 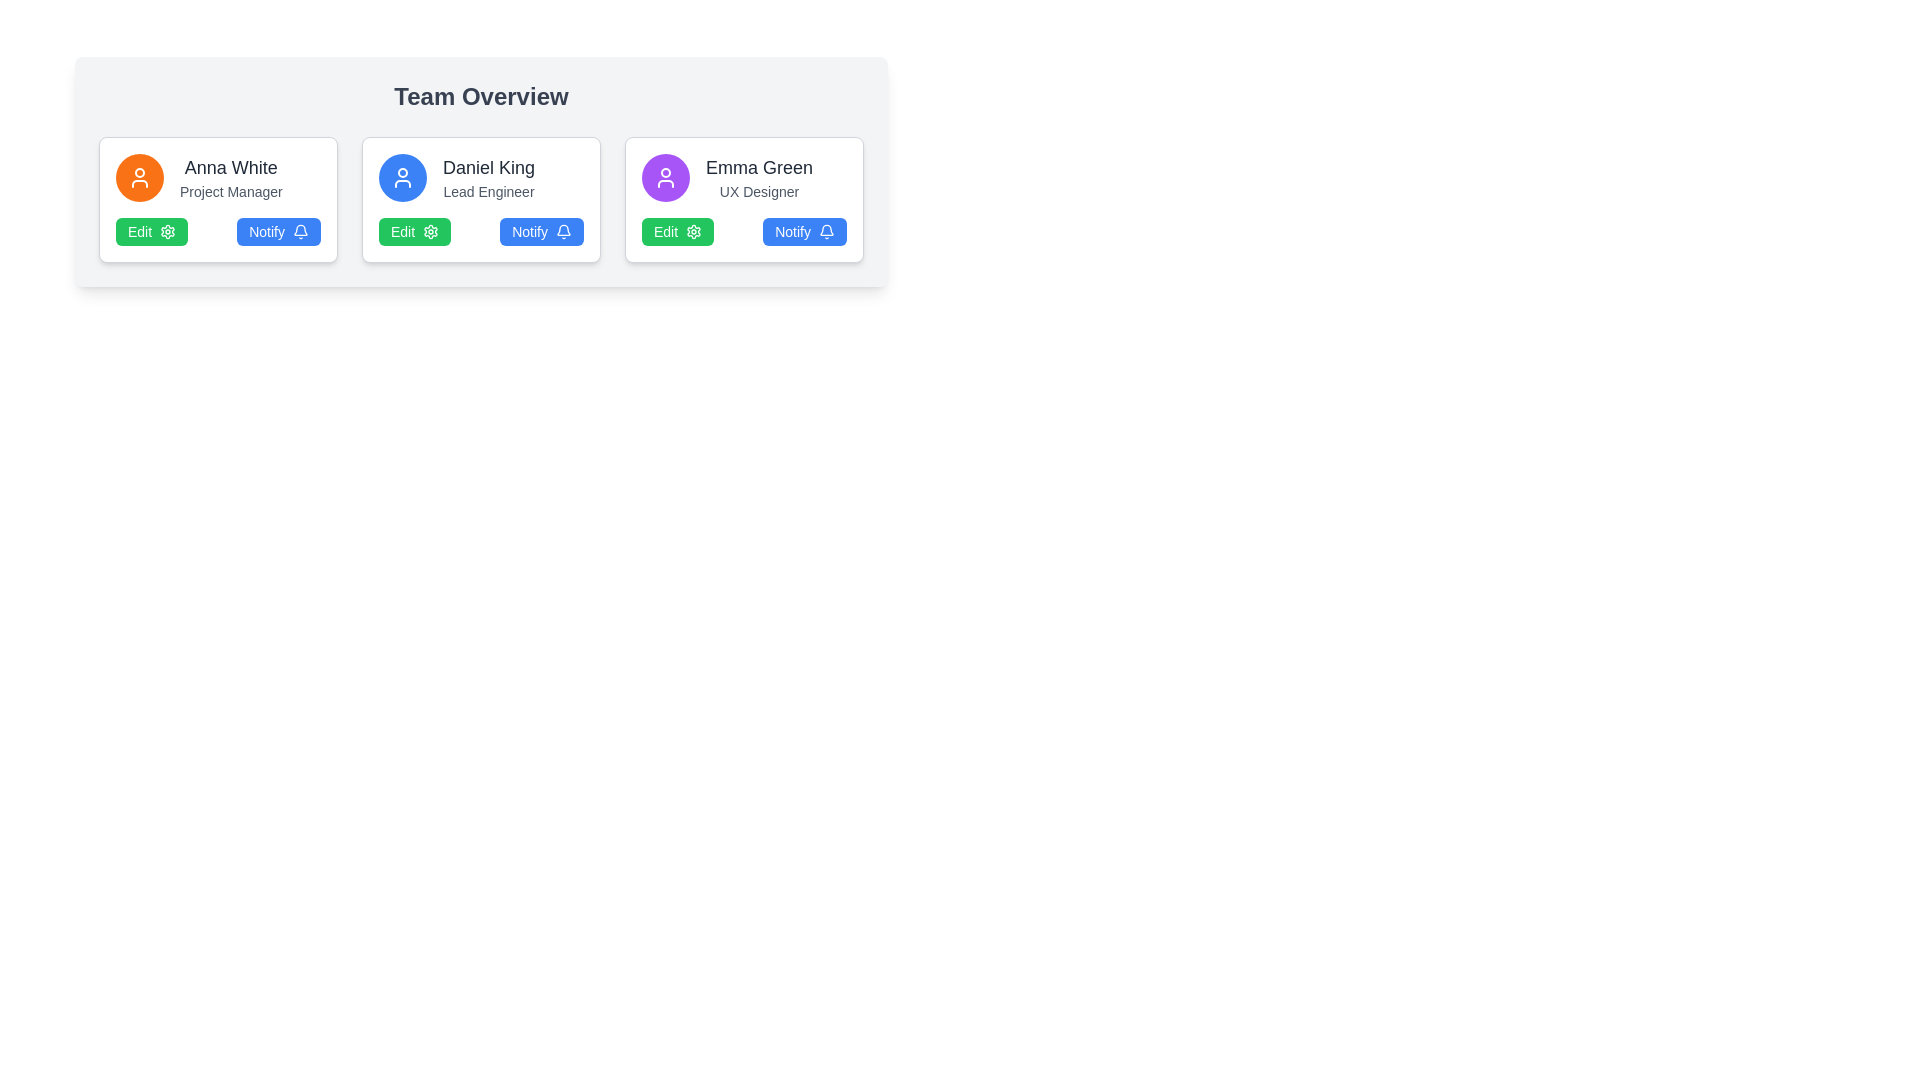 What do you see at coordinates (168, 230) in the screenshot?
I see `the gear-shaped settings icon located within the green 'Edit' button in the first card of the row under 'Anna White - Project Manager'` at bounding box center [168, 230].